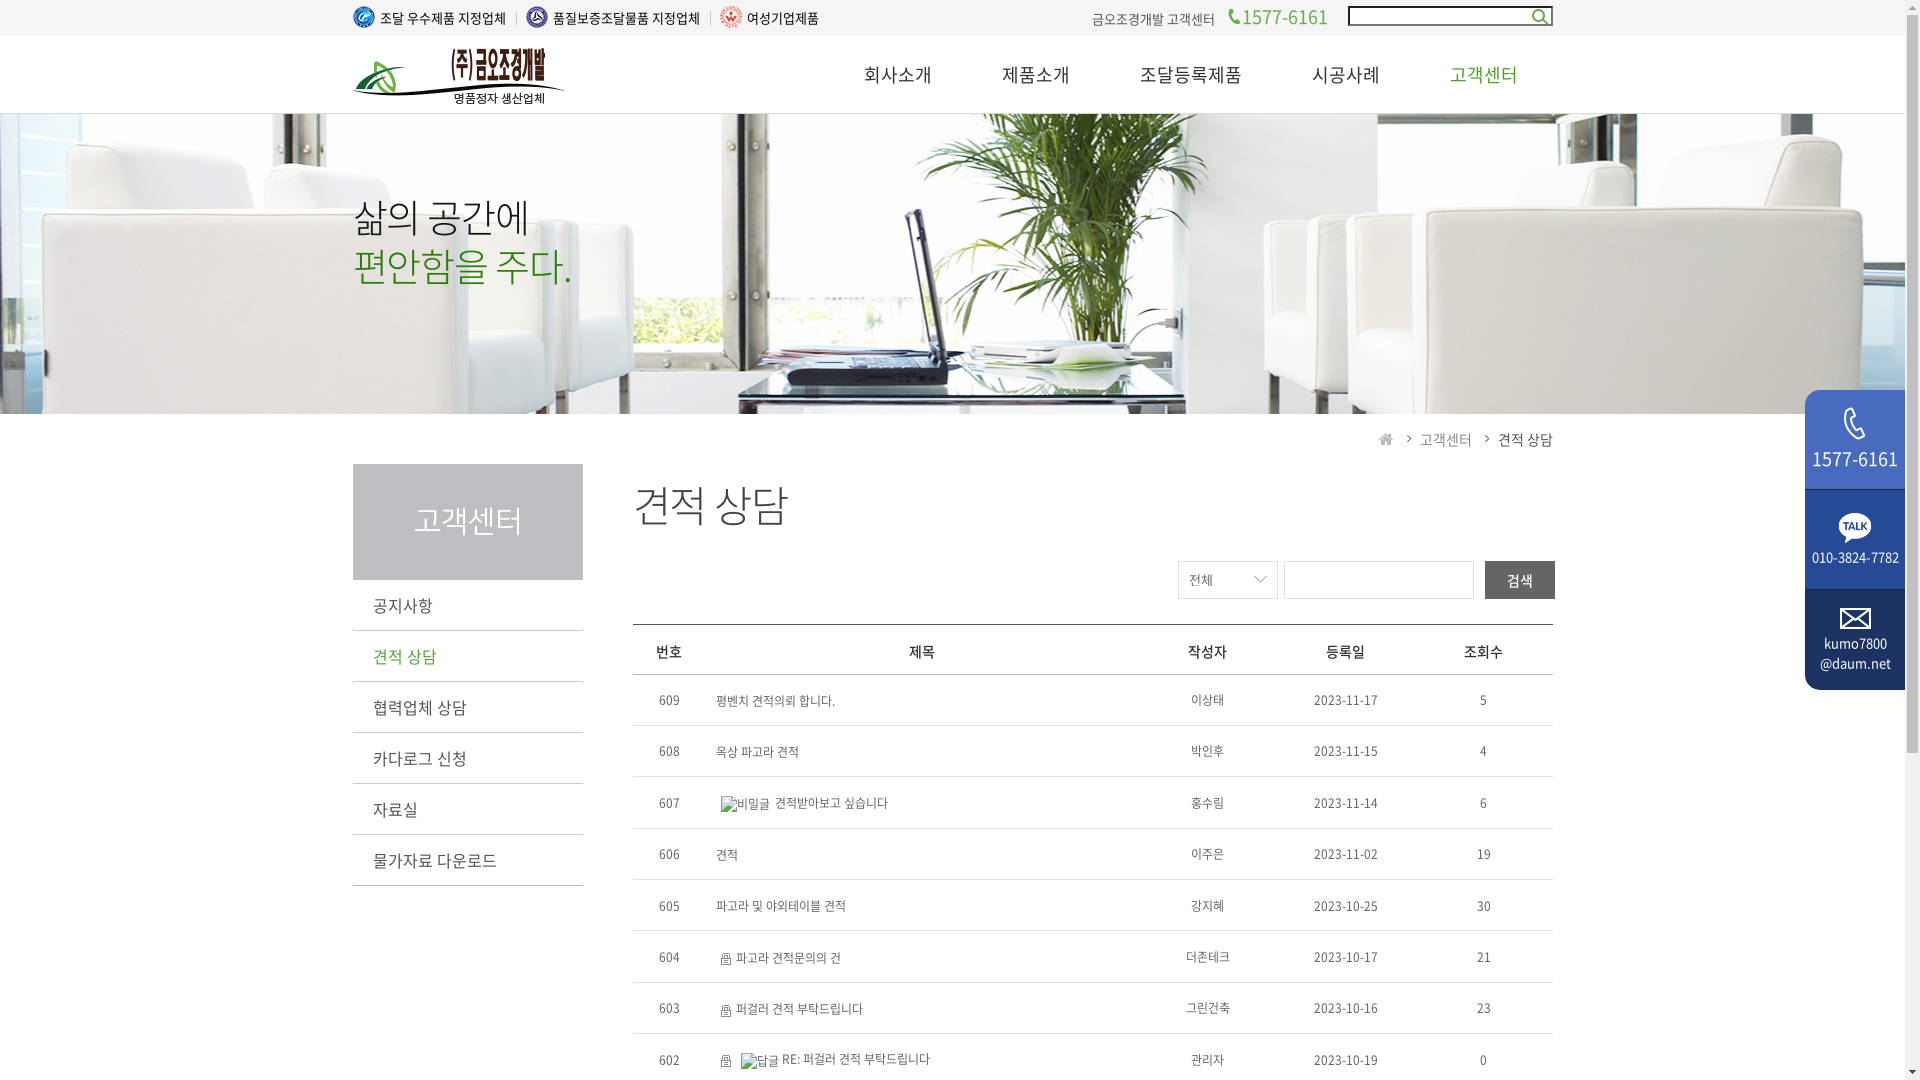 This screenshot has height=1080, width=1920. What do you see at coordinates (1384, 438) in the screenshot?
I see `'HOME'` at bounding box center [1384, 438].